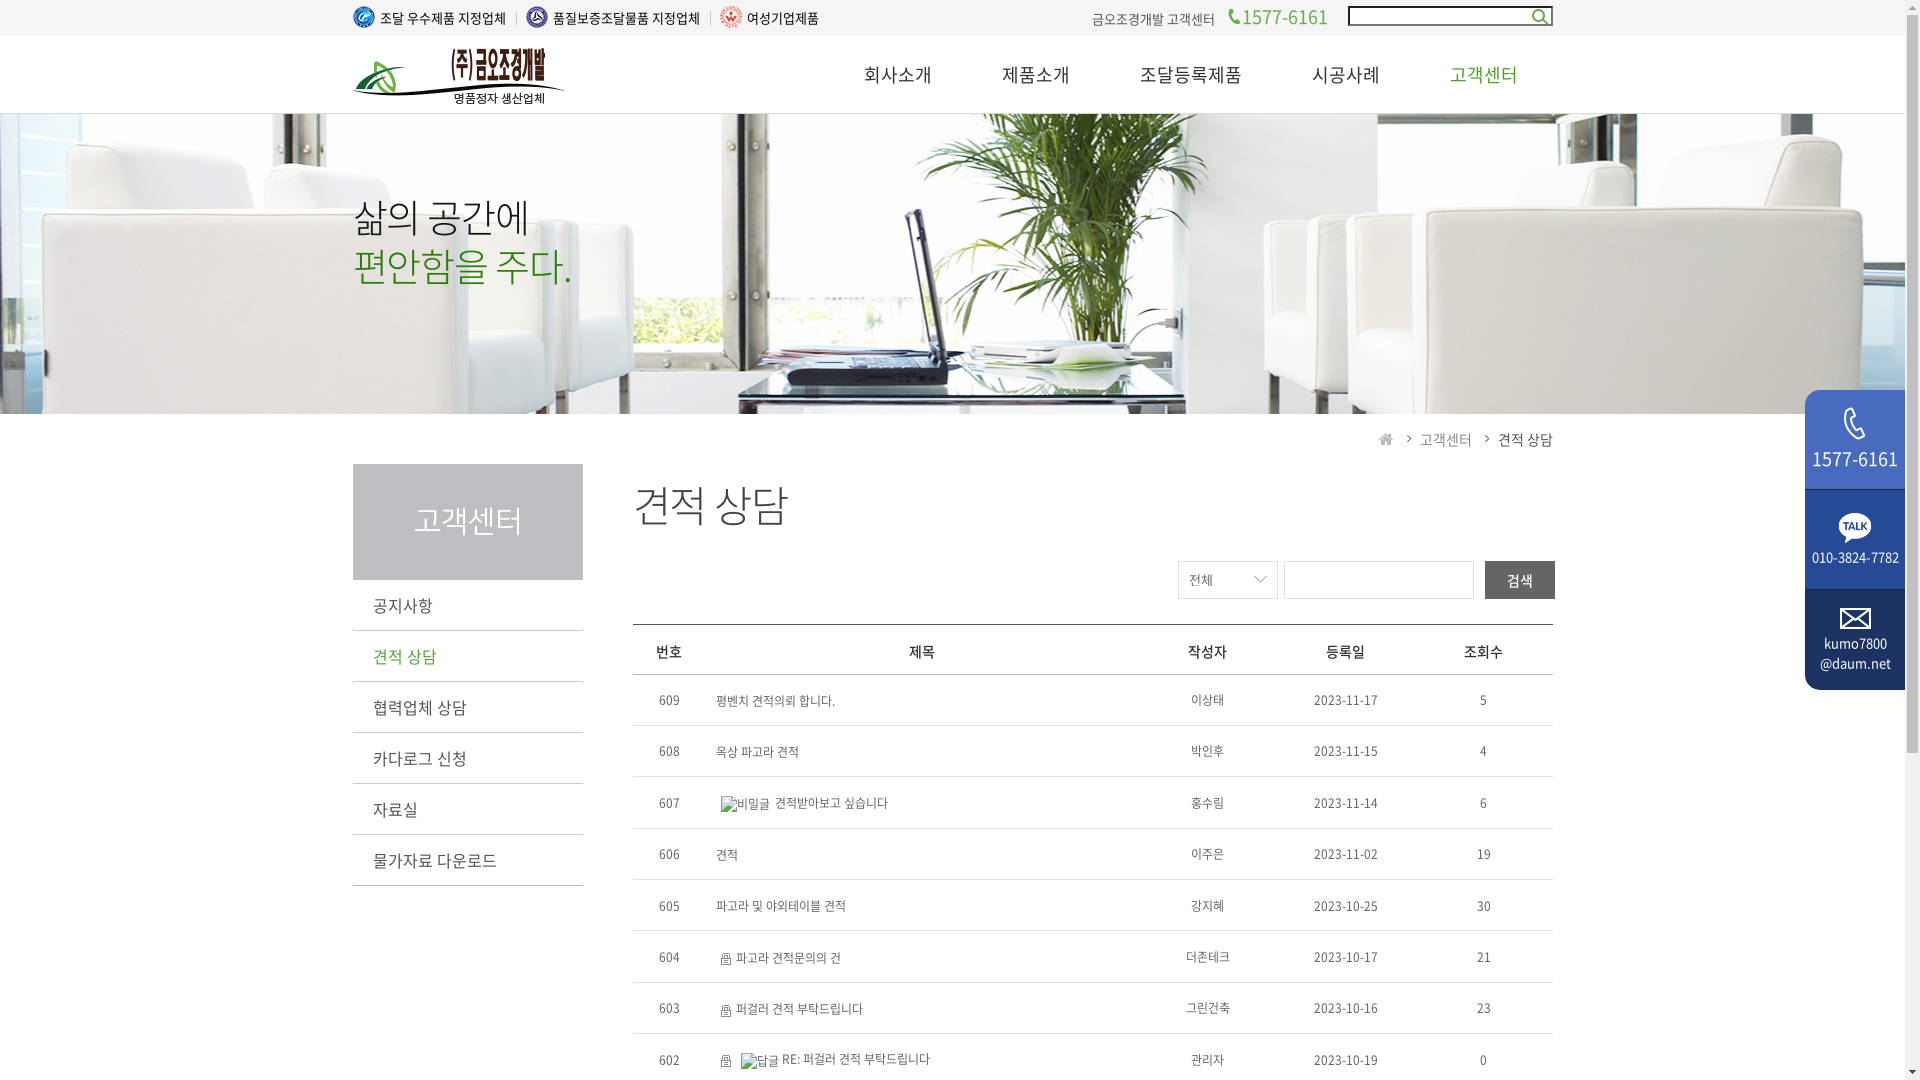 This screenshot has height=1080, width=1920. What do you see at coordinates (1384, 438) in the screenshot?
I see `'HOME'` at bounding box center [1384, 438].